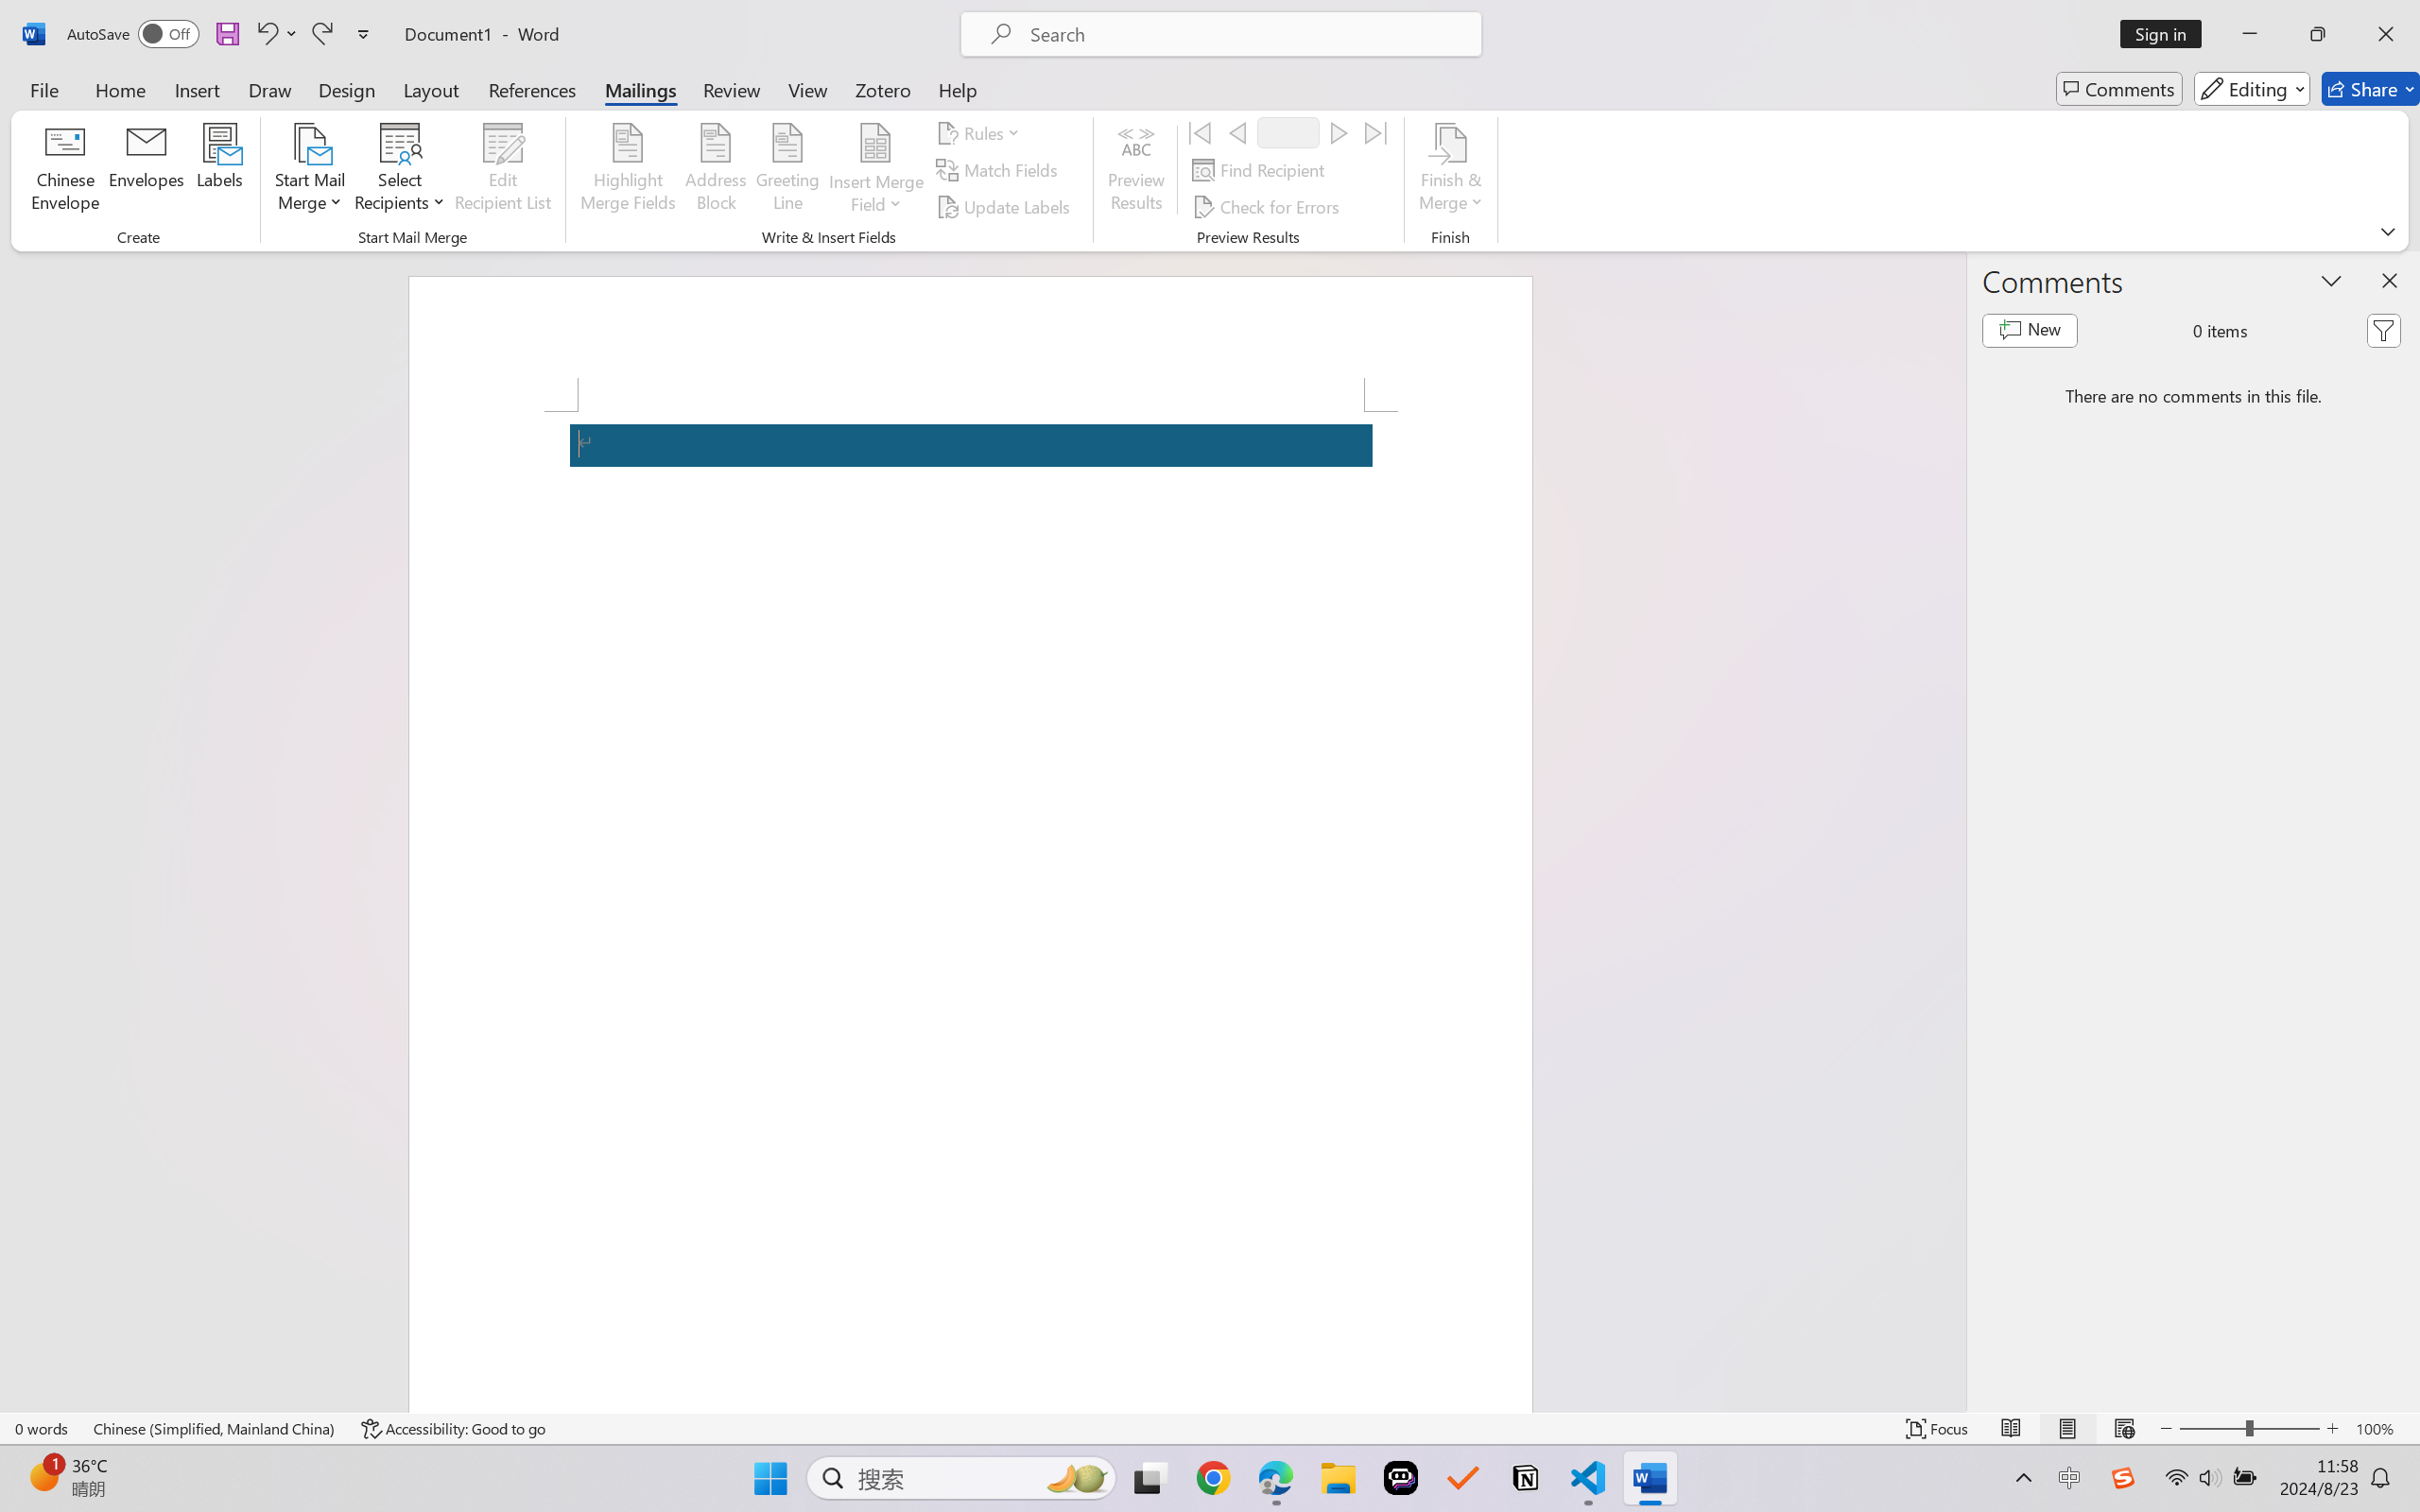  What do you see at coordinates (1200, 131) in the screenshot?
I see `'First'` at bounding box center [1200, 131].